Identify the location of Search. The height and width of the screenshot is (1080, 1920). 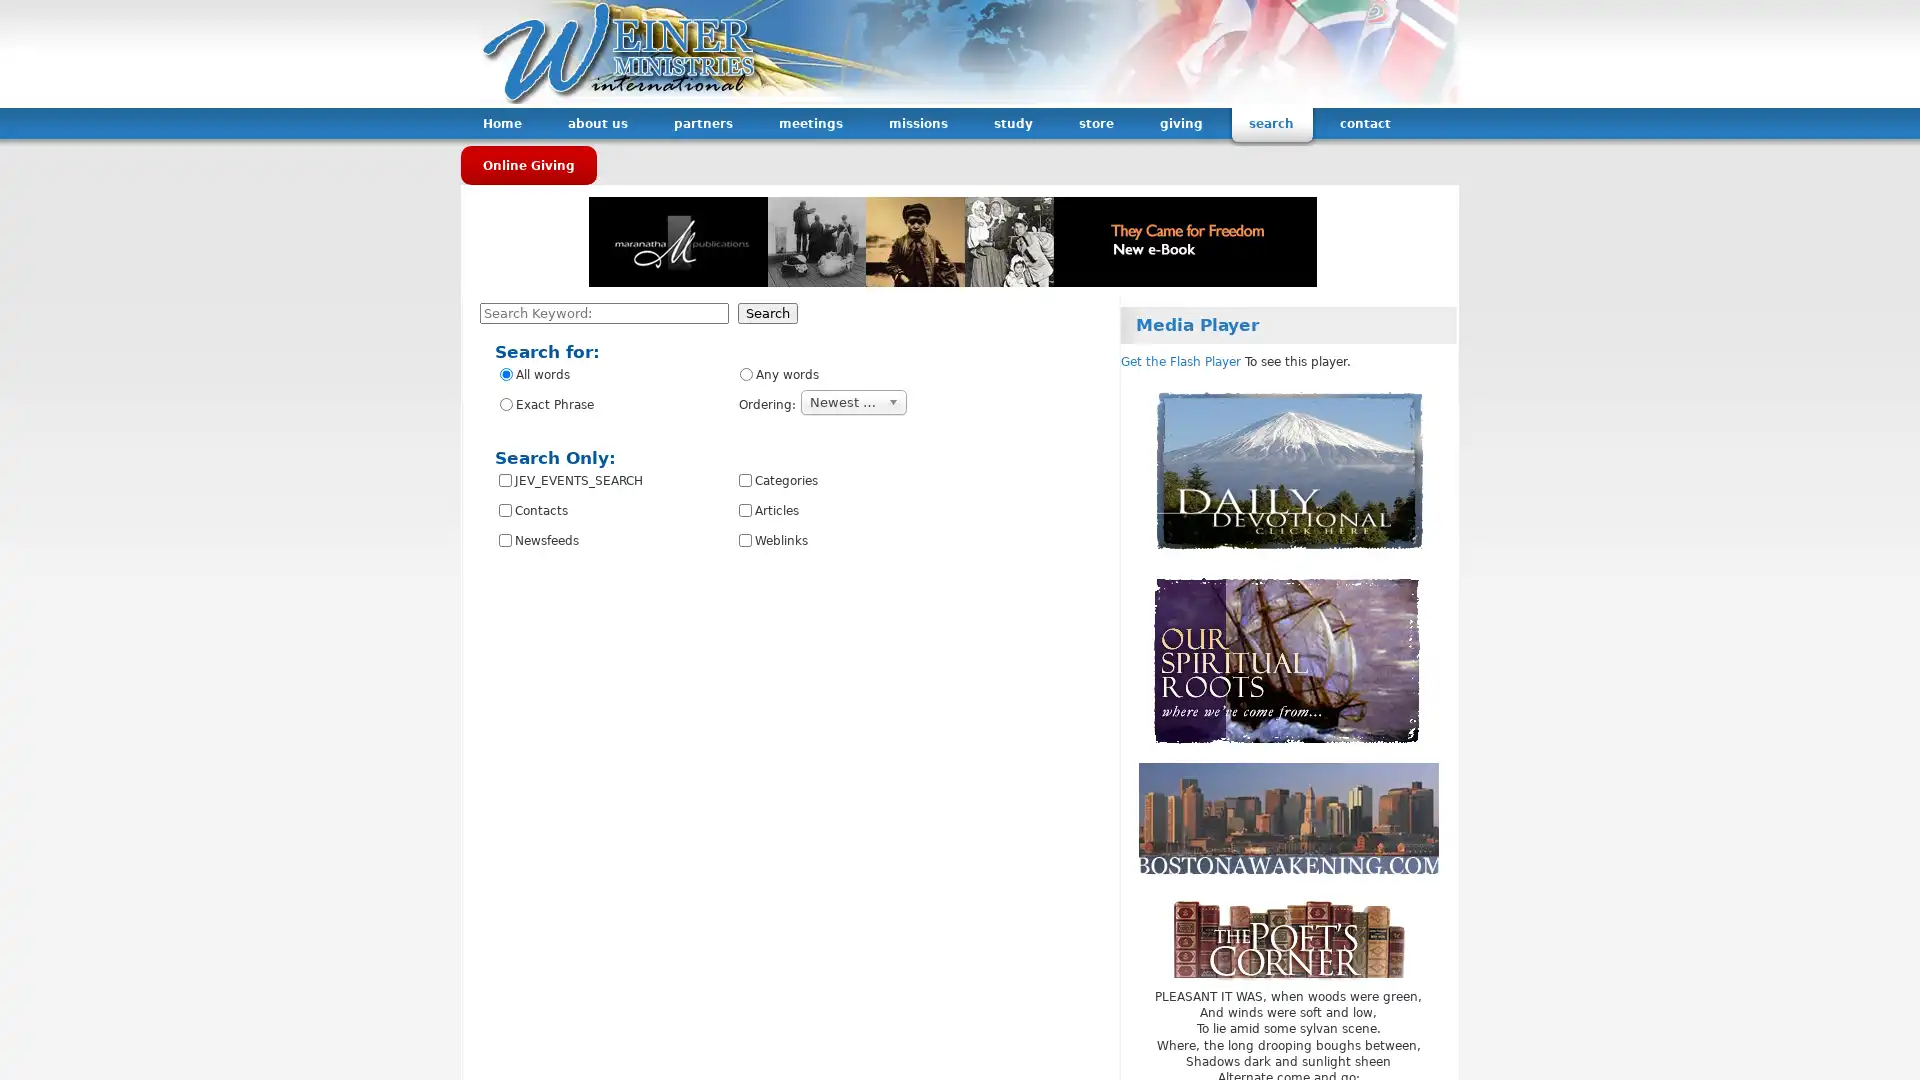
(767, 313).